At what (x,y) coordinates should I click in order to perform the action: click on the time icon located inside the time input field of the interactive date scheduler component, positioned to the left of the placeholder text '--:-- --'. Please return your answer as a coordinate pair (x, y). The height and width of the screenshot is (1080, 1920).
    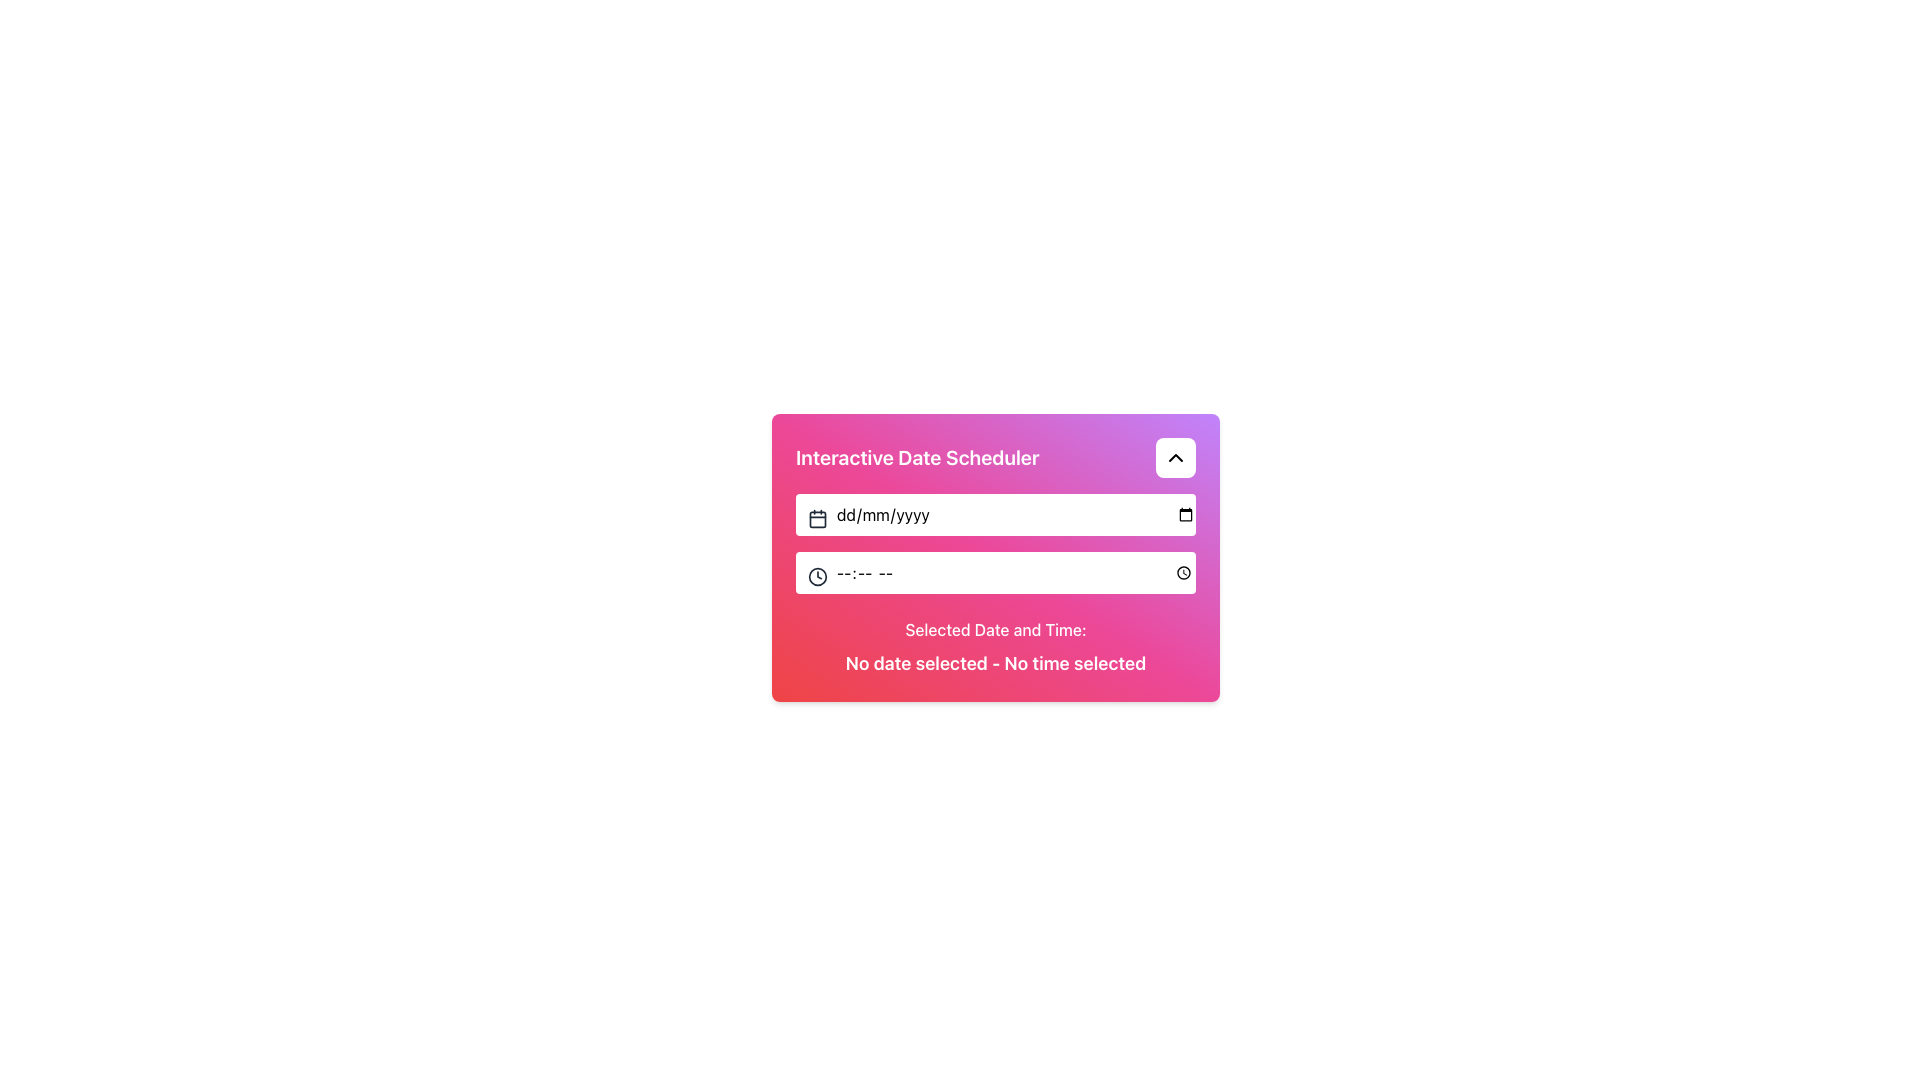
    Looking at the image, I should click on (817, 575).